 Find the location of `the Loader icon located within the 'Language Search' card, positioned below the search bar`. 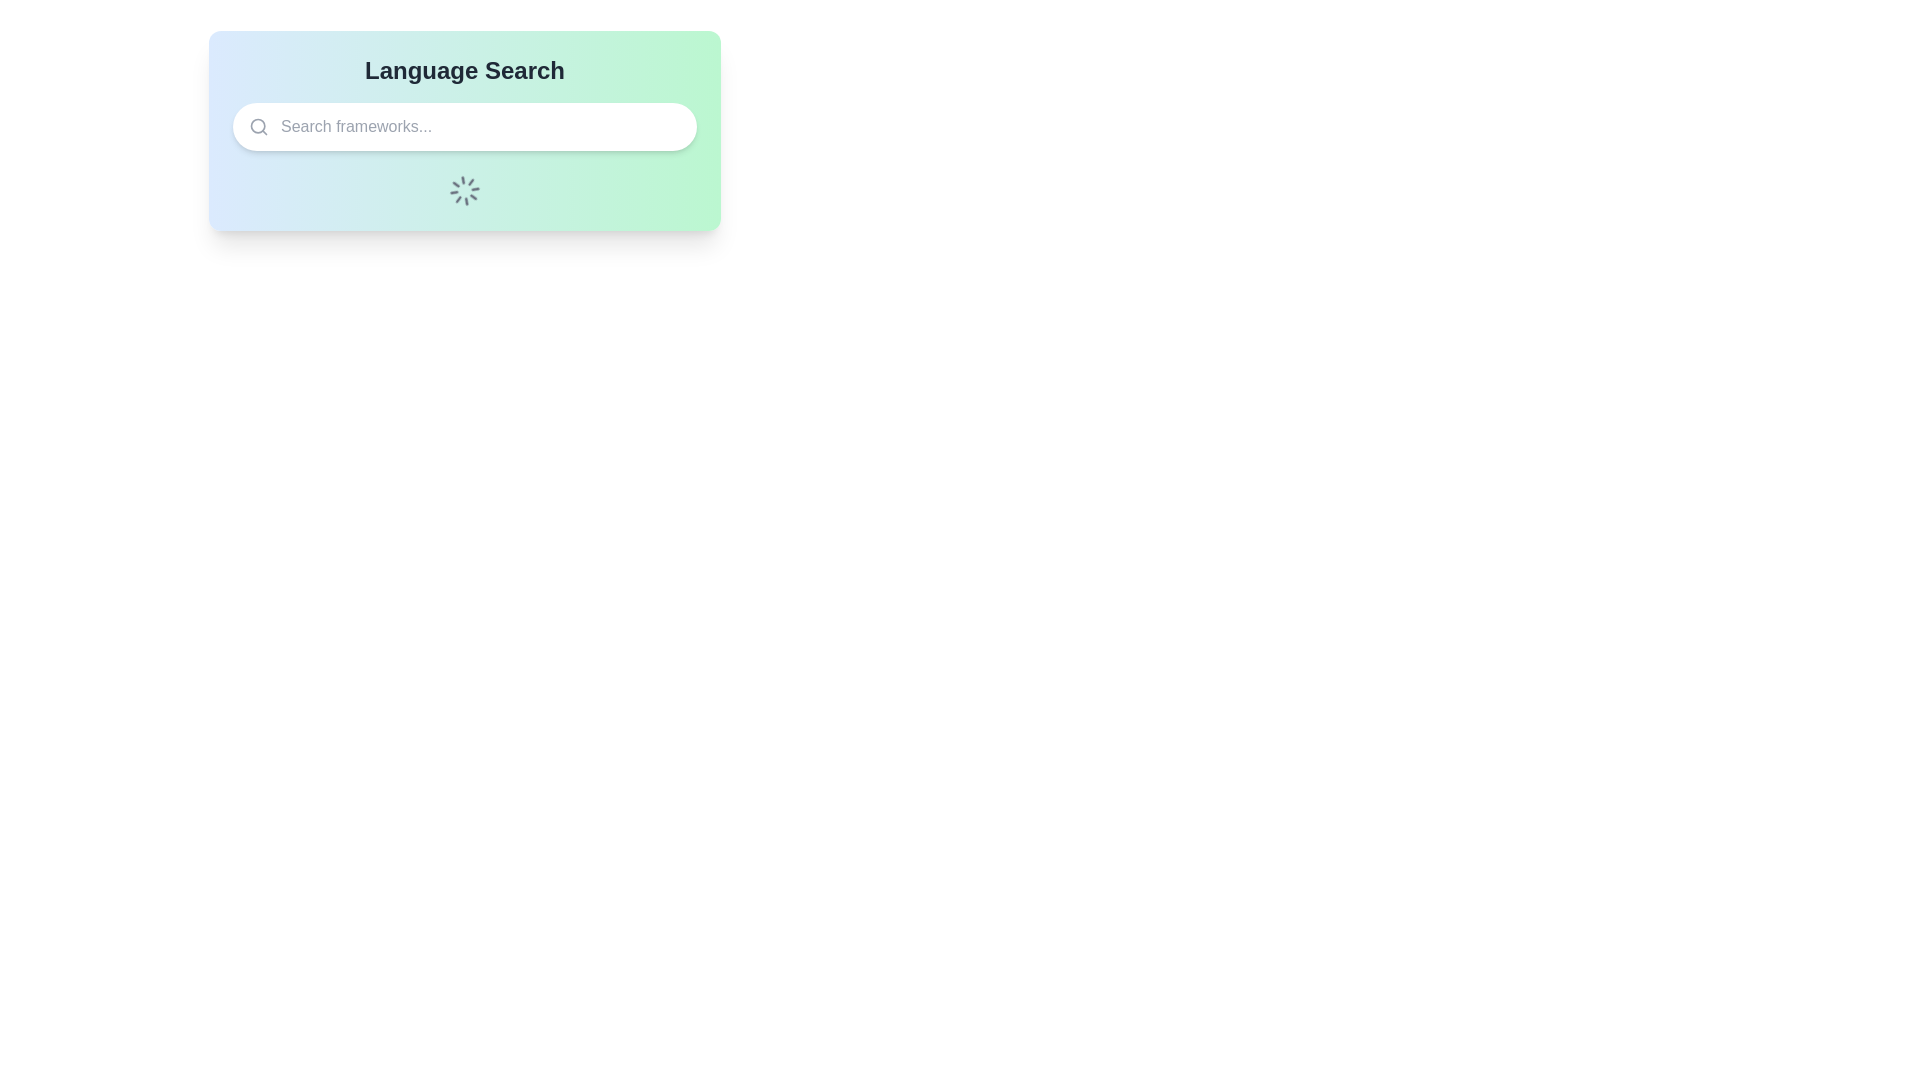

the Loader icon located within the 'Language Search' card, positioned below the search bar is located at coordinates (464, 191).